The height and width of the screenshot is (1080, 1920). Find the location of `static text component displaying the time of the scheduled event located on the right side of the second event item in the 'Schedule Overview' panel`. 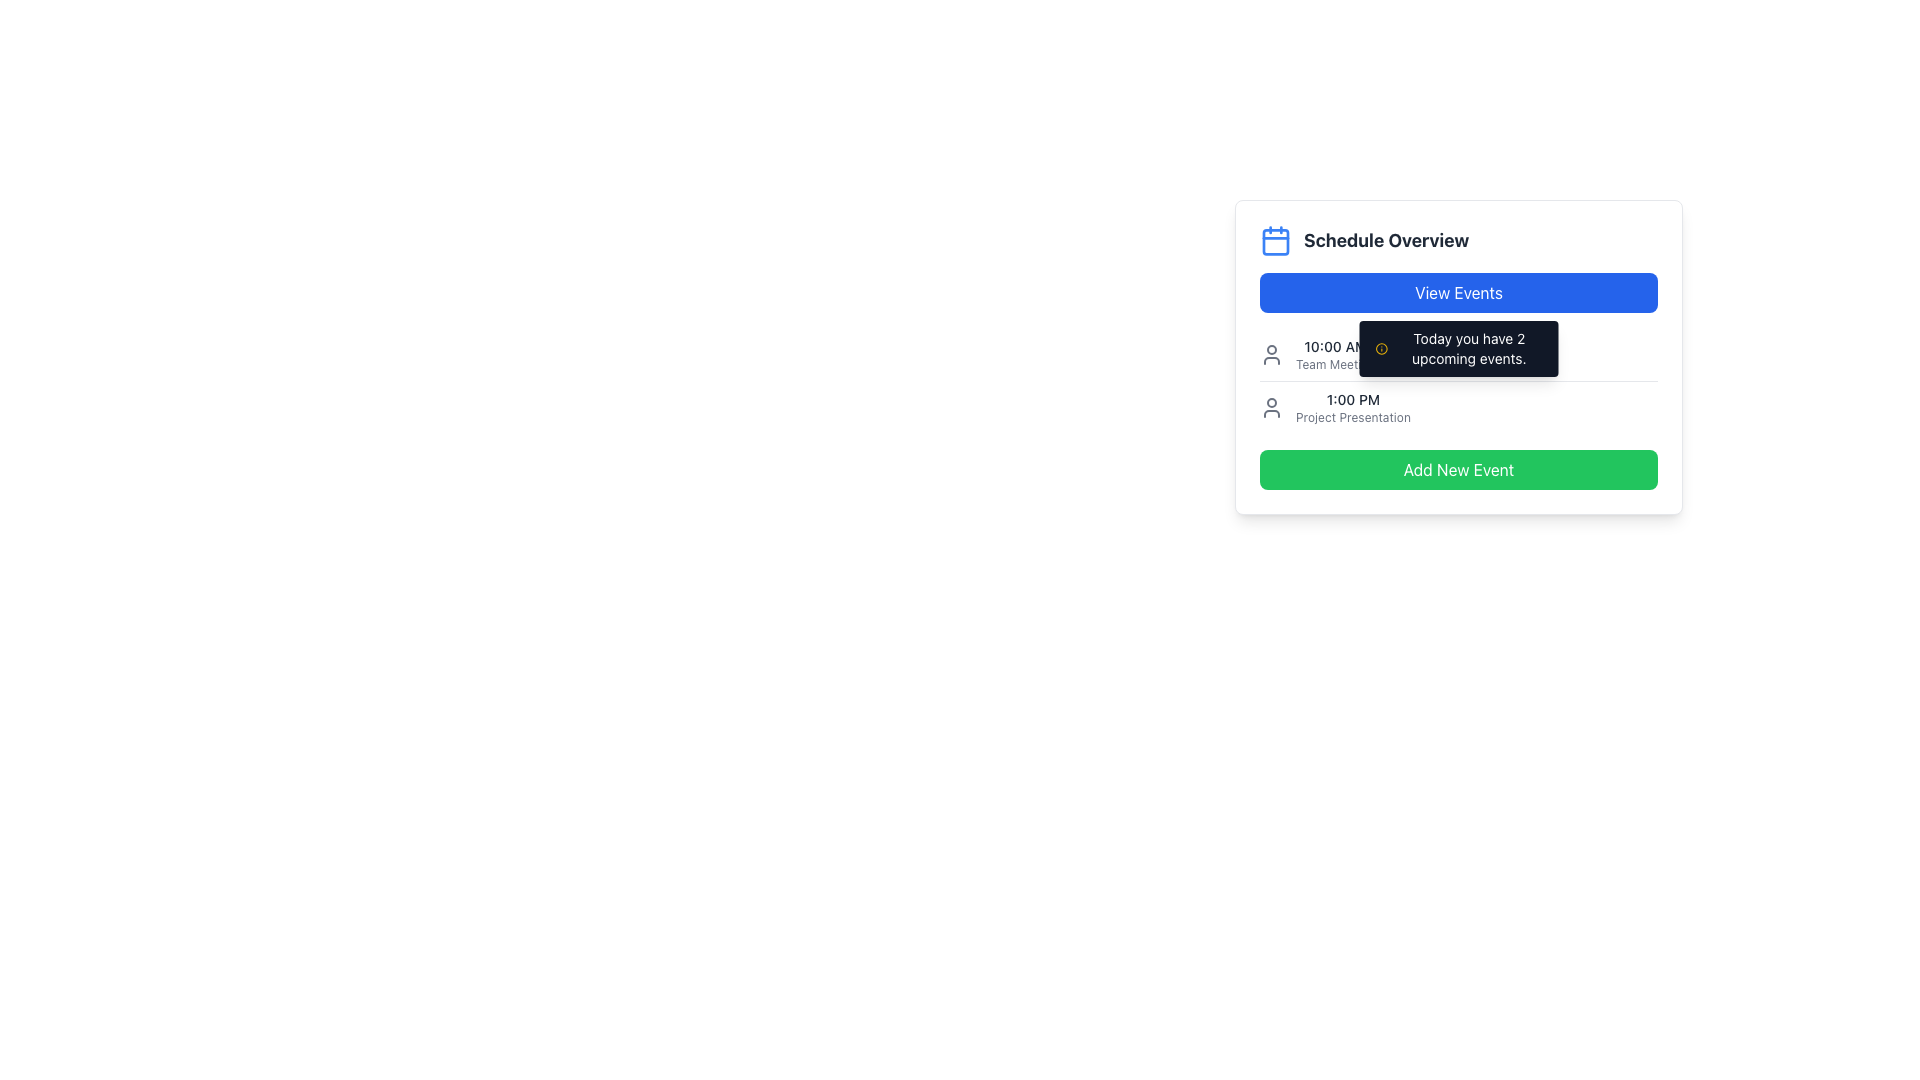

static text component displaying the time of the scheduled event located on the right side of the second event item in the 'Schedule Overview' panel is located at coordinates (1353, 400).